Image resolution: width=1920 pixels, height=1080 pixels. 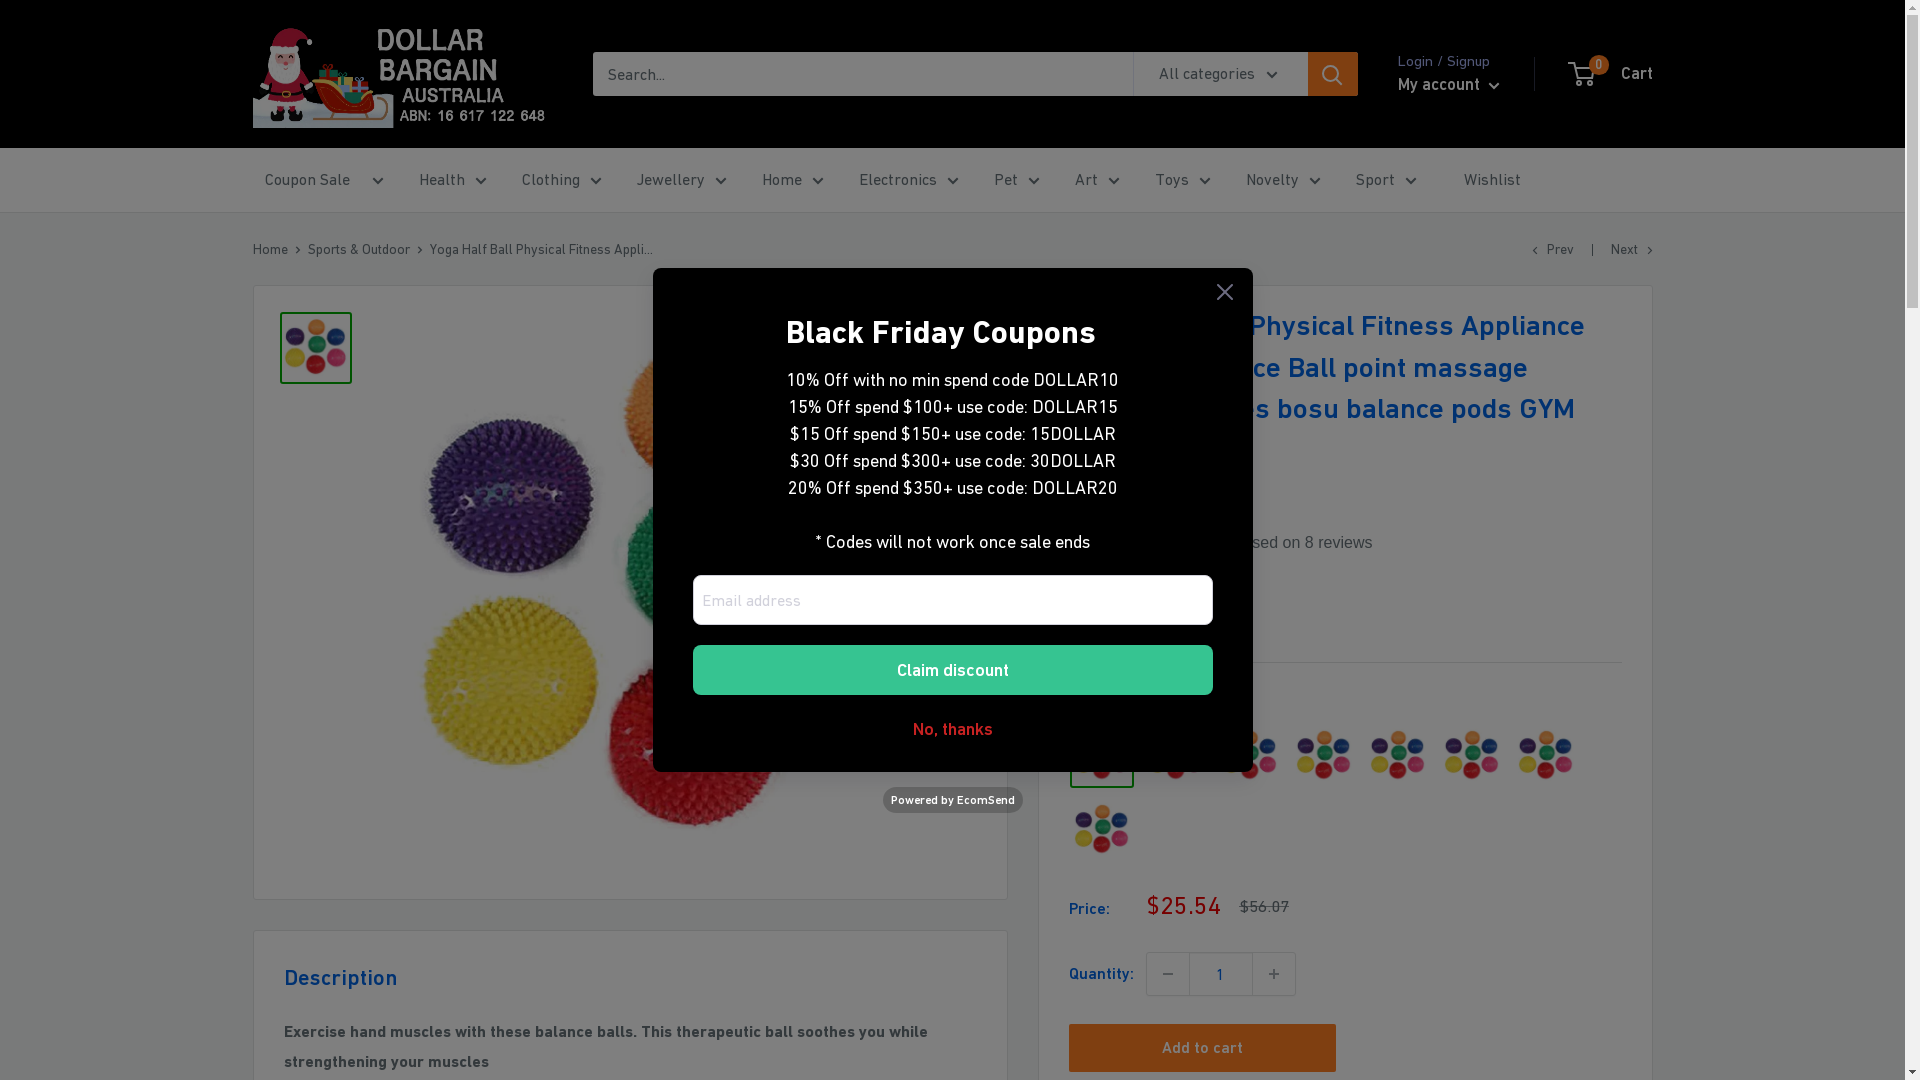 What do you see at coordinates (1181, 180) in the screenshot?
I see `'Toys'` at bounding box center [1181, 180].